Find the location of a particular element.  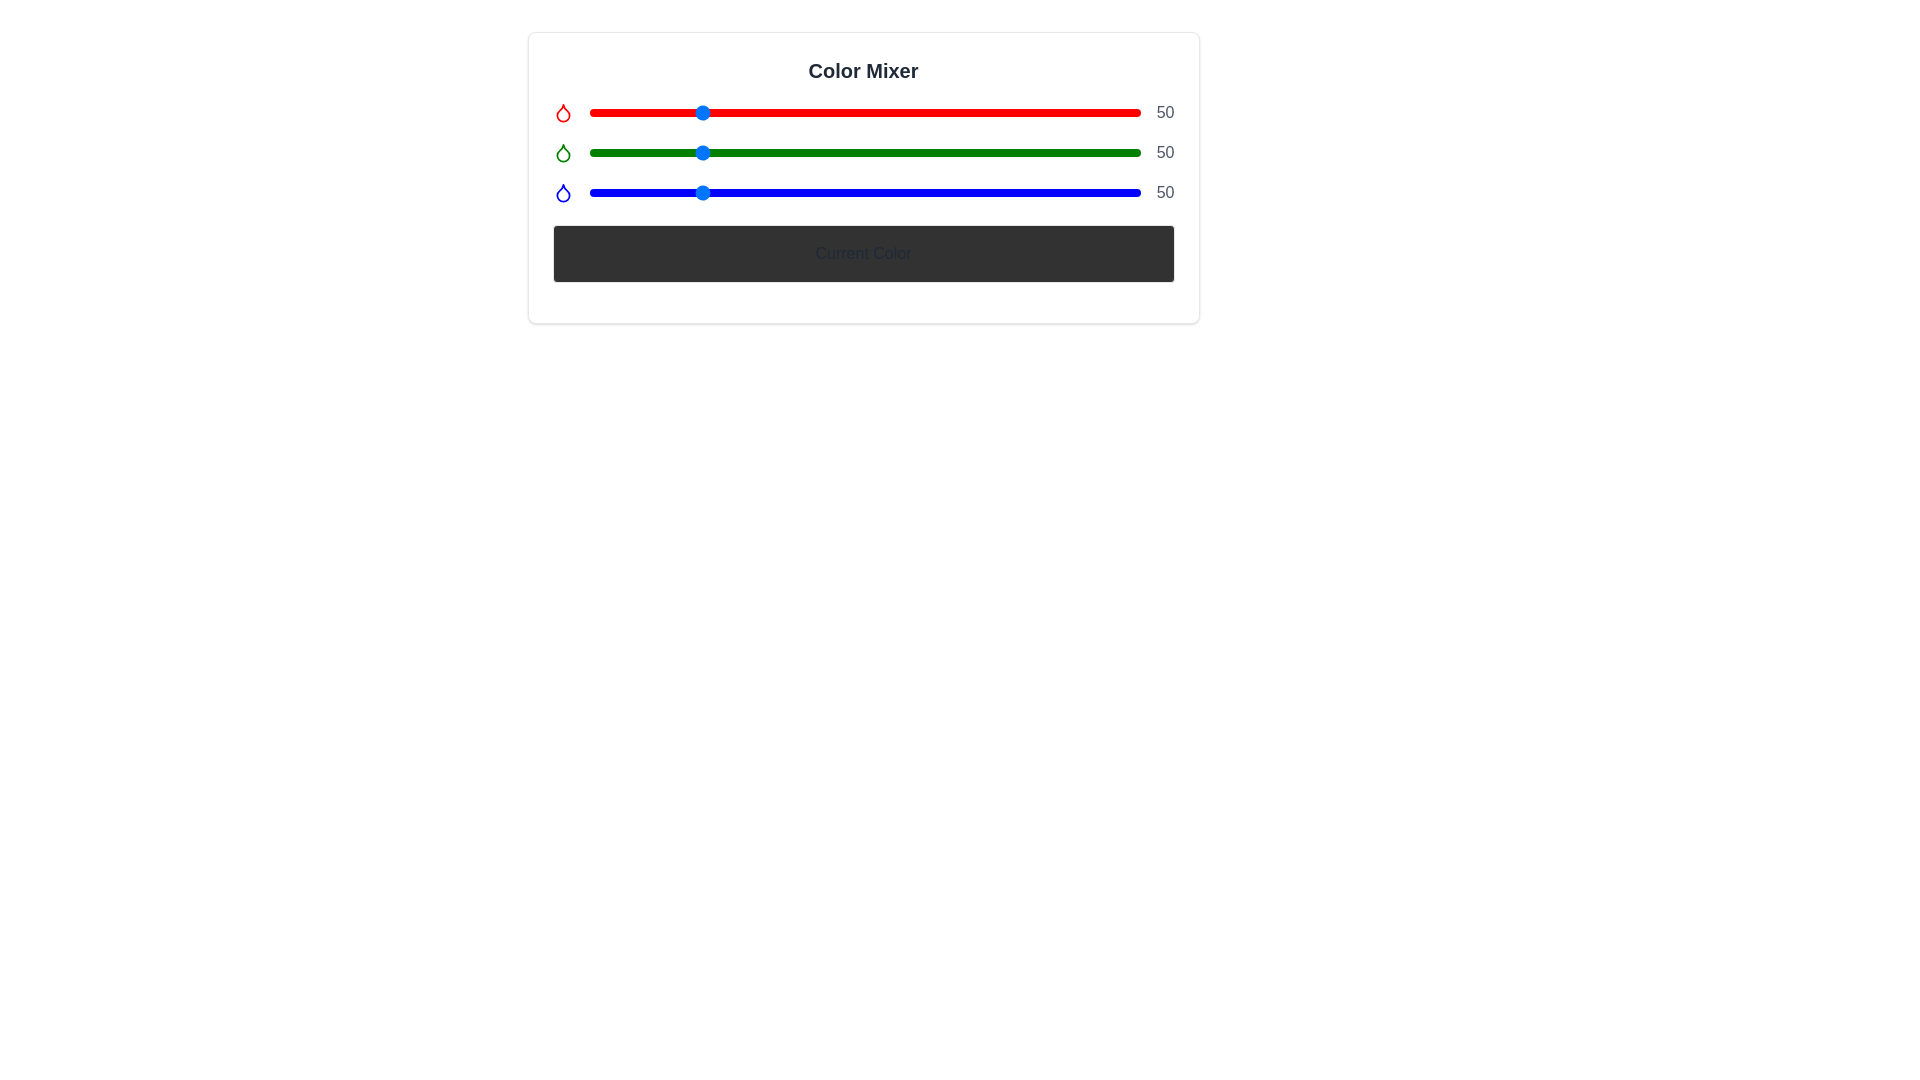

the blue slider to set its value to 33 is located at coordinates (661, 192).